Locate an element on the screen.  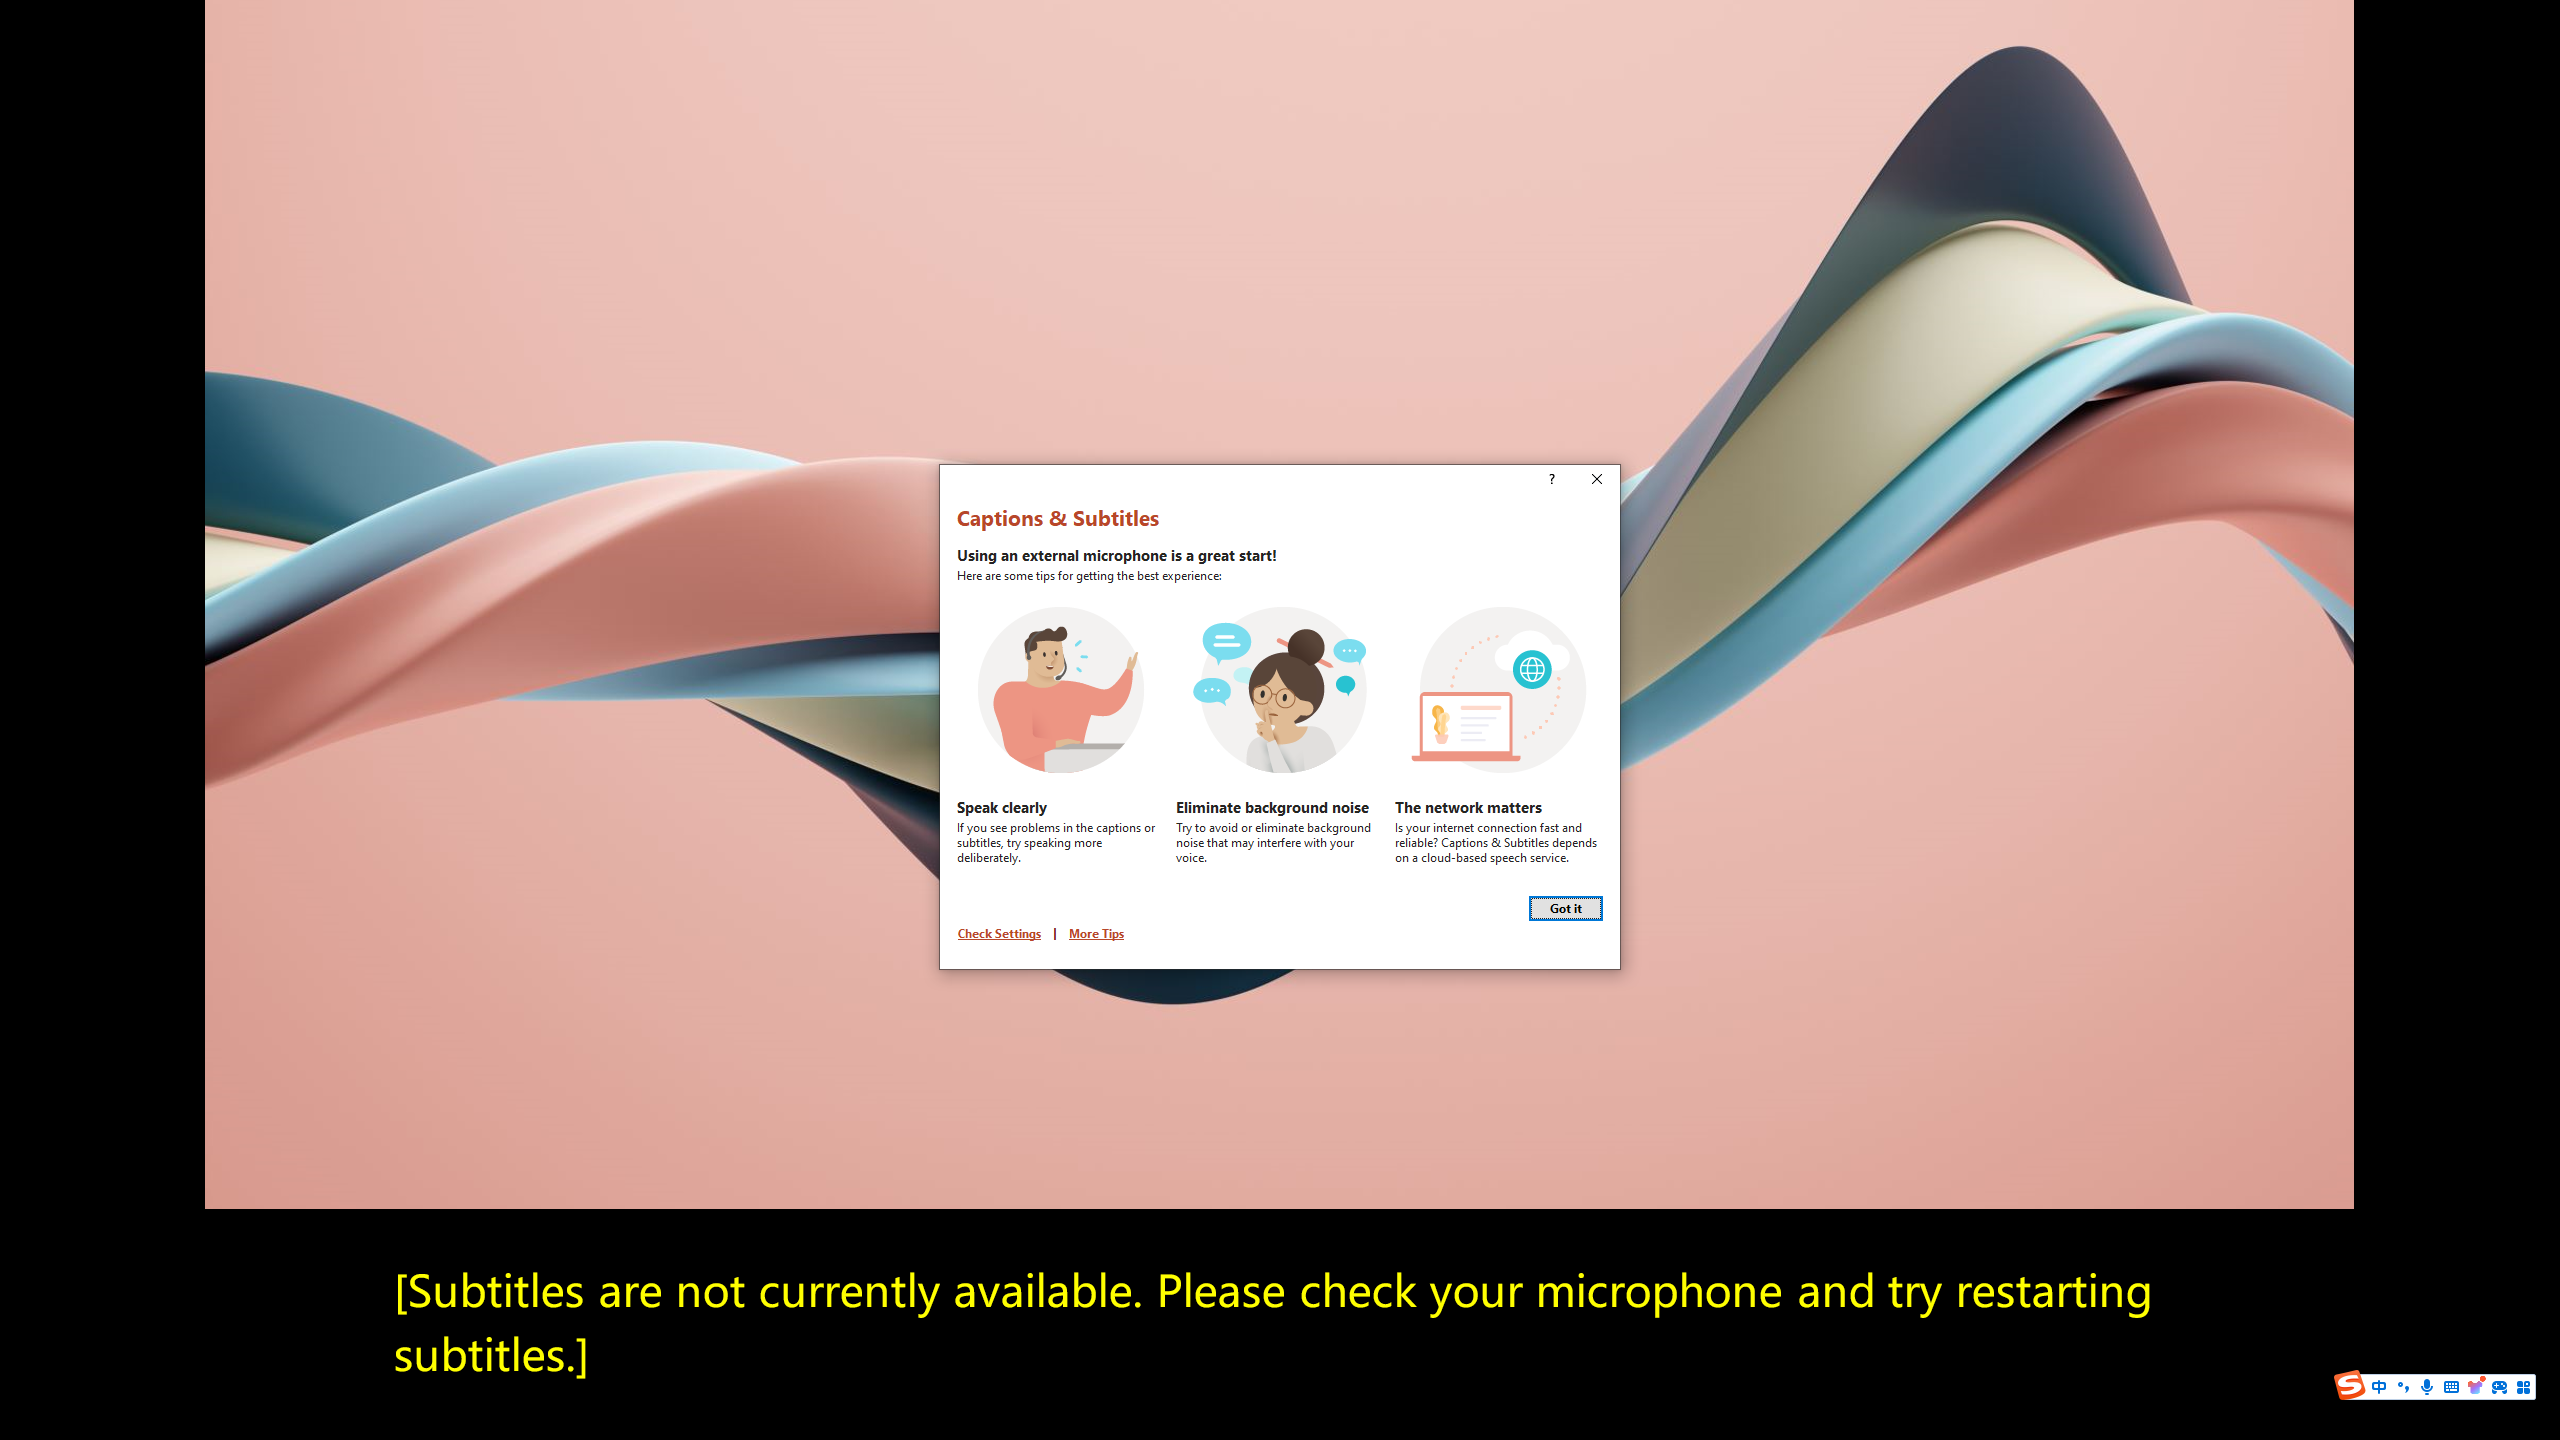
'Laptop transferring data to and from the internet' is located at coordinates (1500, 689).